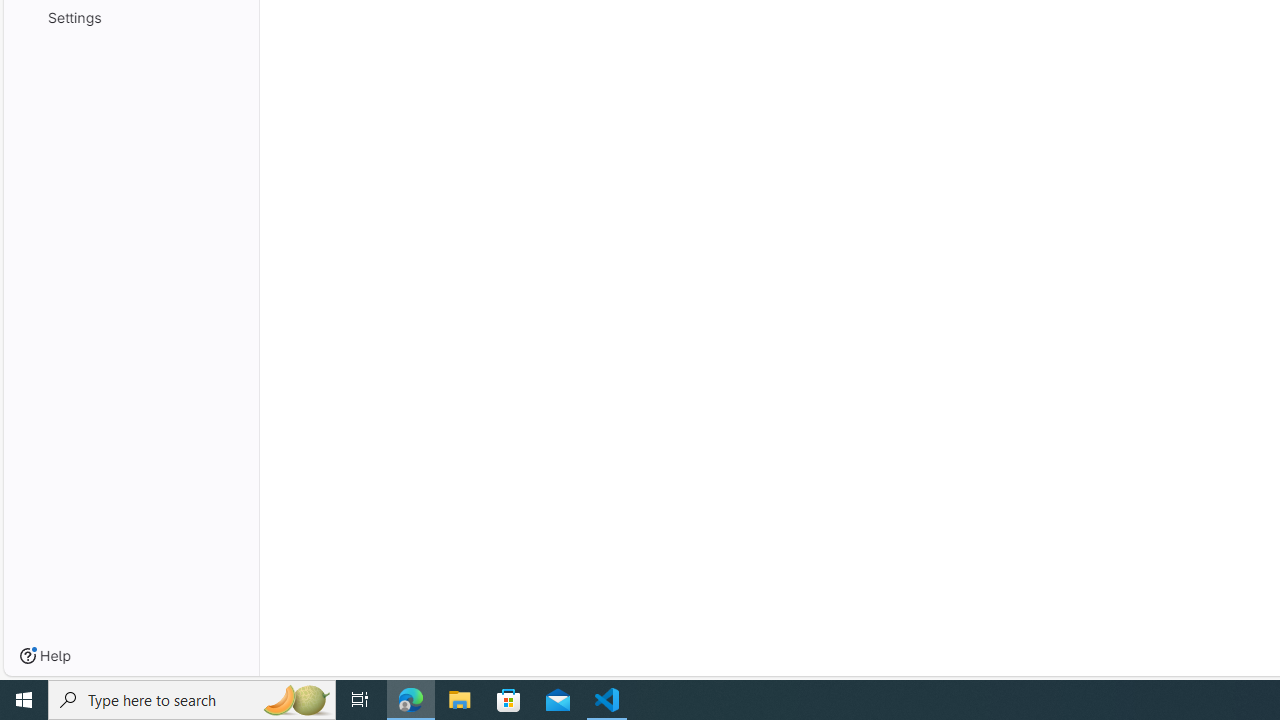 The width and height of the screenshot is (1280, 720). Describe the element at coordinates (45, 655) in the screenshot. I see `'Help'` at that location.